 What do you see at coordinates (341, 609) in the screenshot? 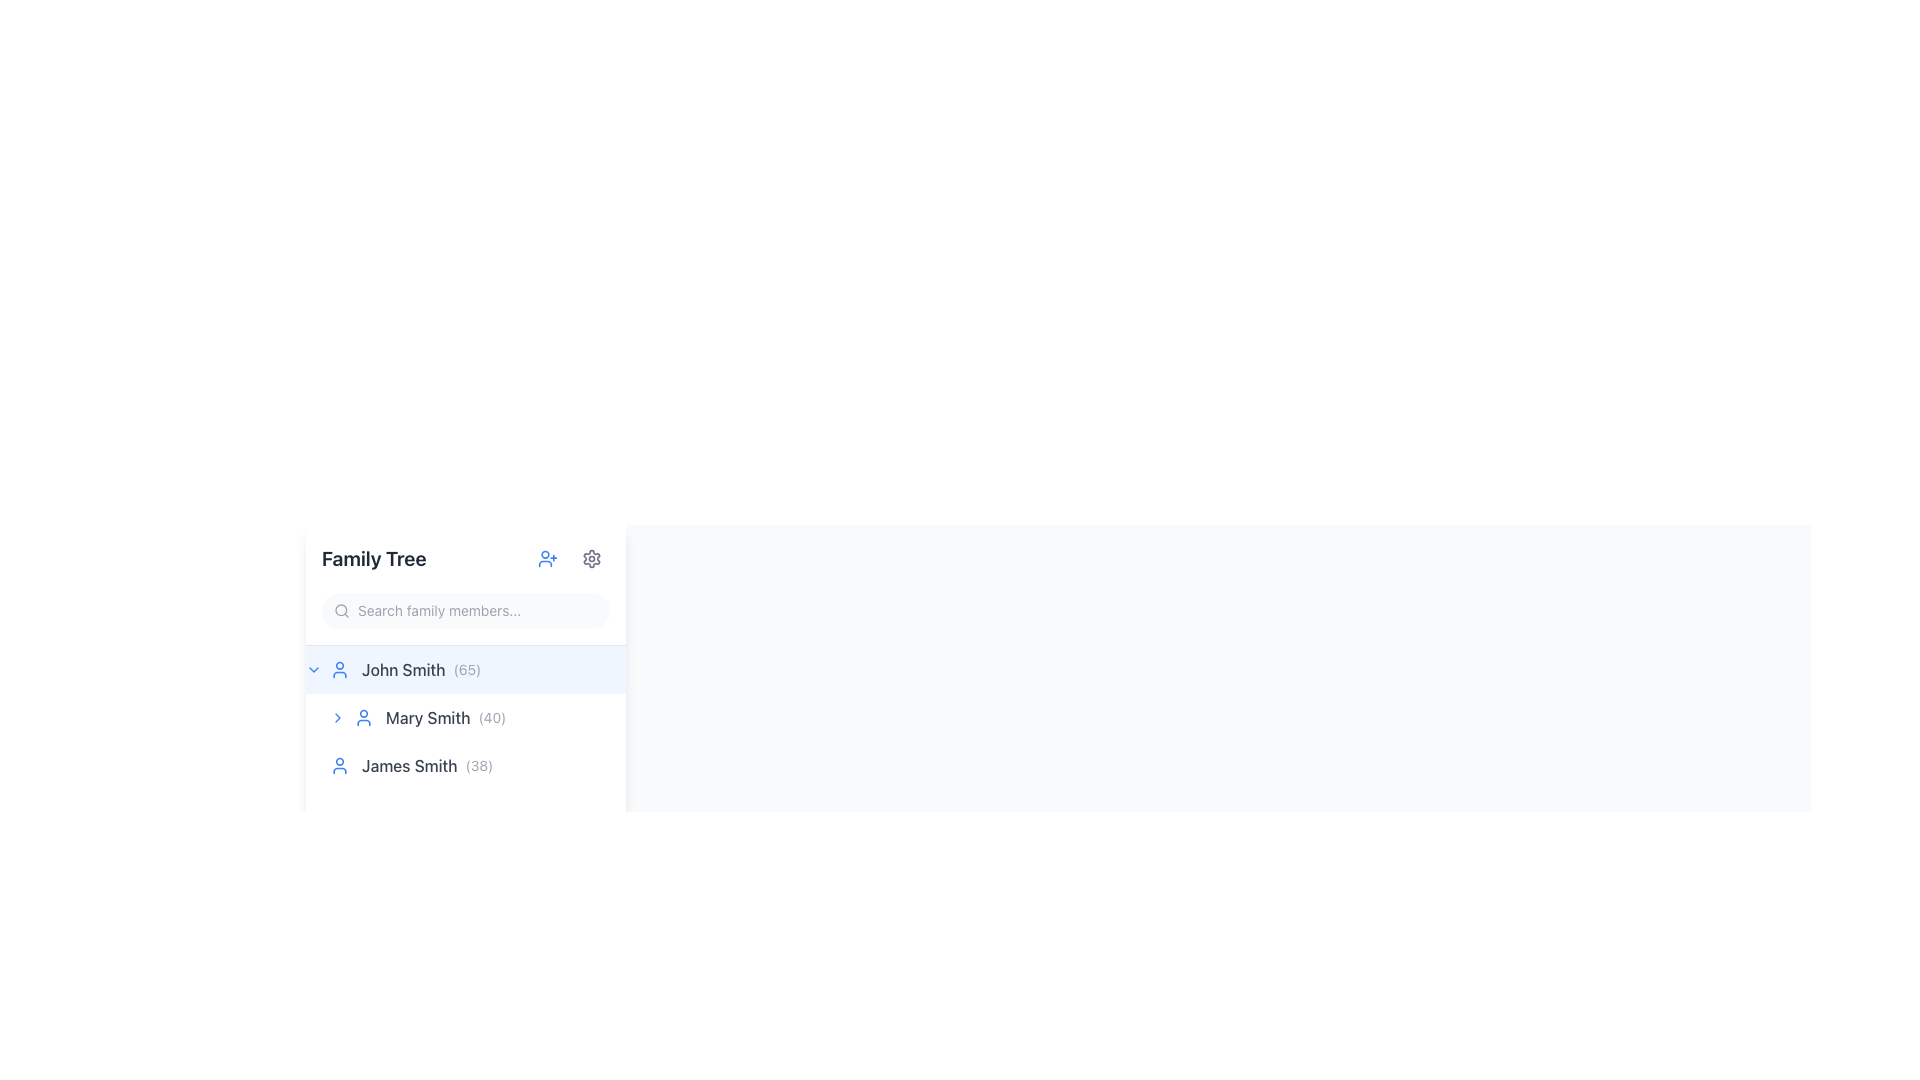
I see `the circular decorative element at the center of the search icon in the left sidebar panel, located near the 'Search family members...' input field` at bounding box center [341, 609].